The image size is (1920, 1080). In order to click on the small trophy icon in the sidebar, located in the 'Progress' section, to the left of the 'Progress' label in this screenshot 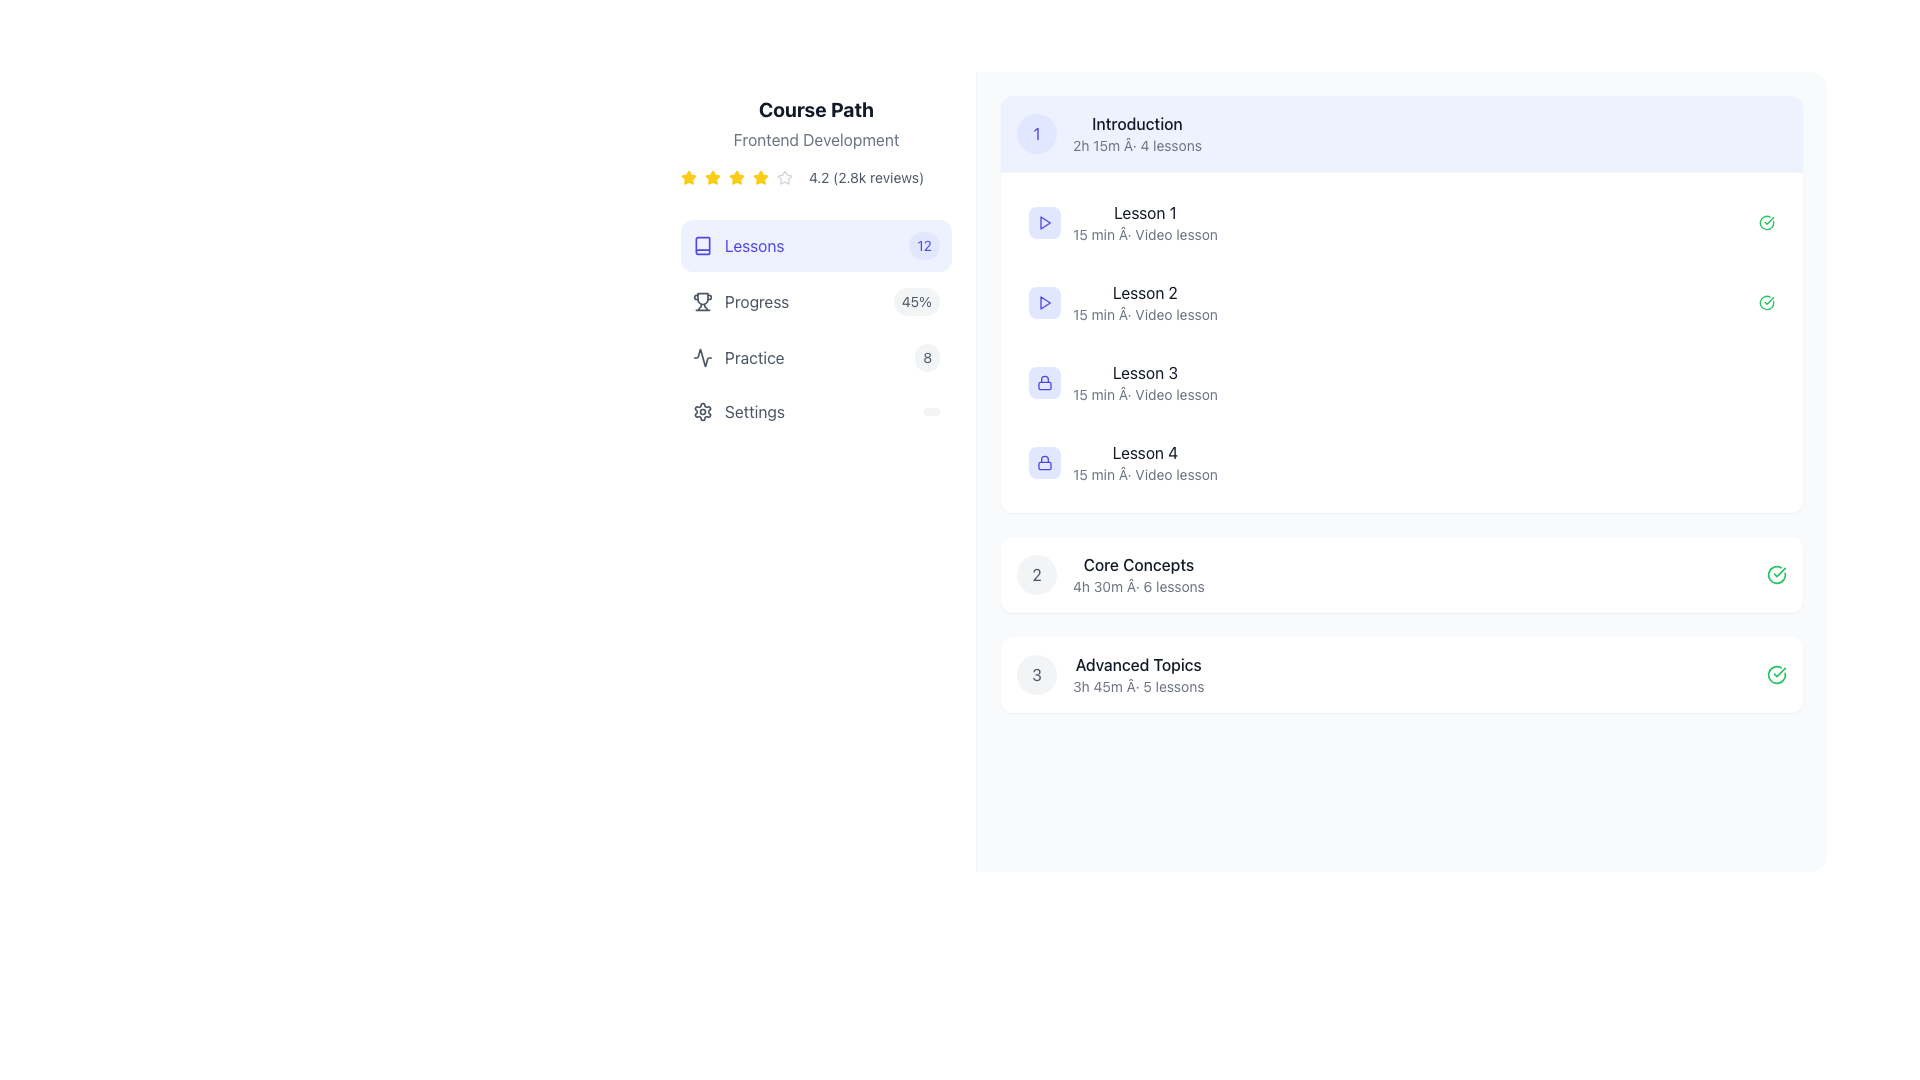, I will do `click(702, 301)`.